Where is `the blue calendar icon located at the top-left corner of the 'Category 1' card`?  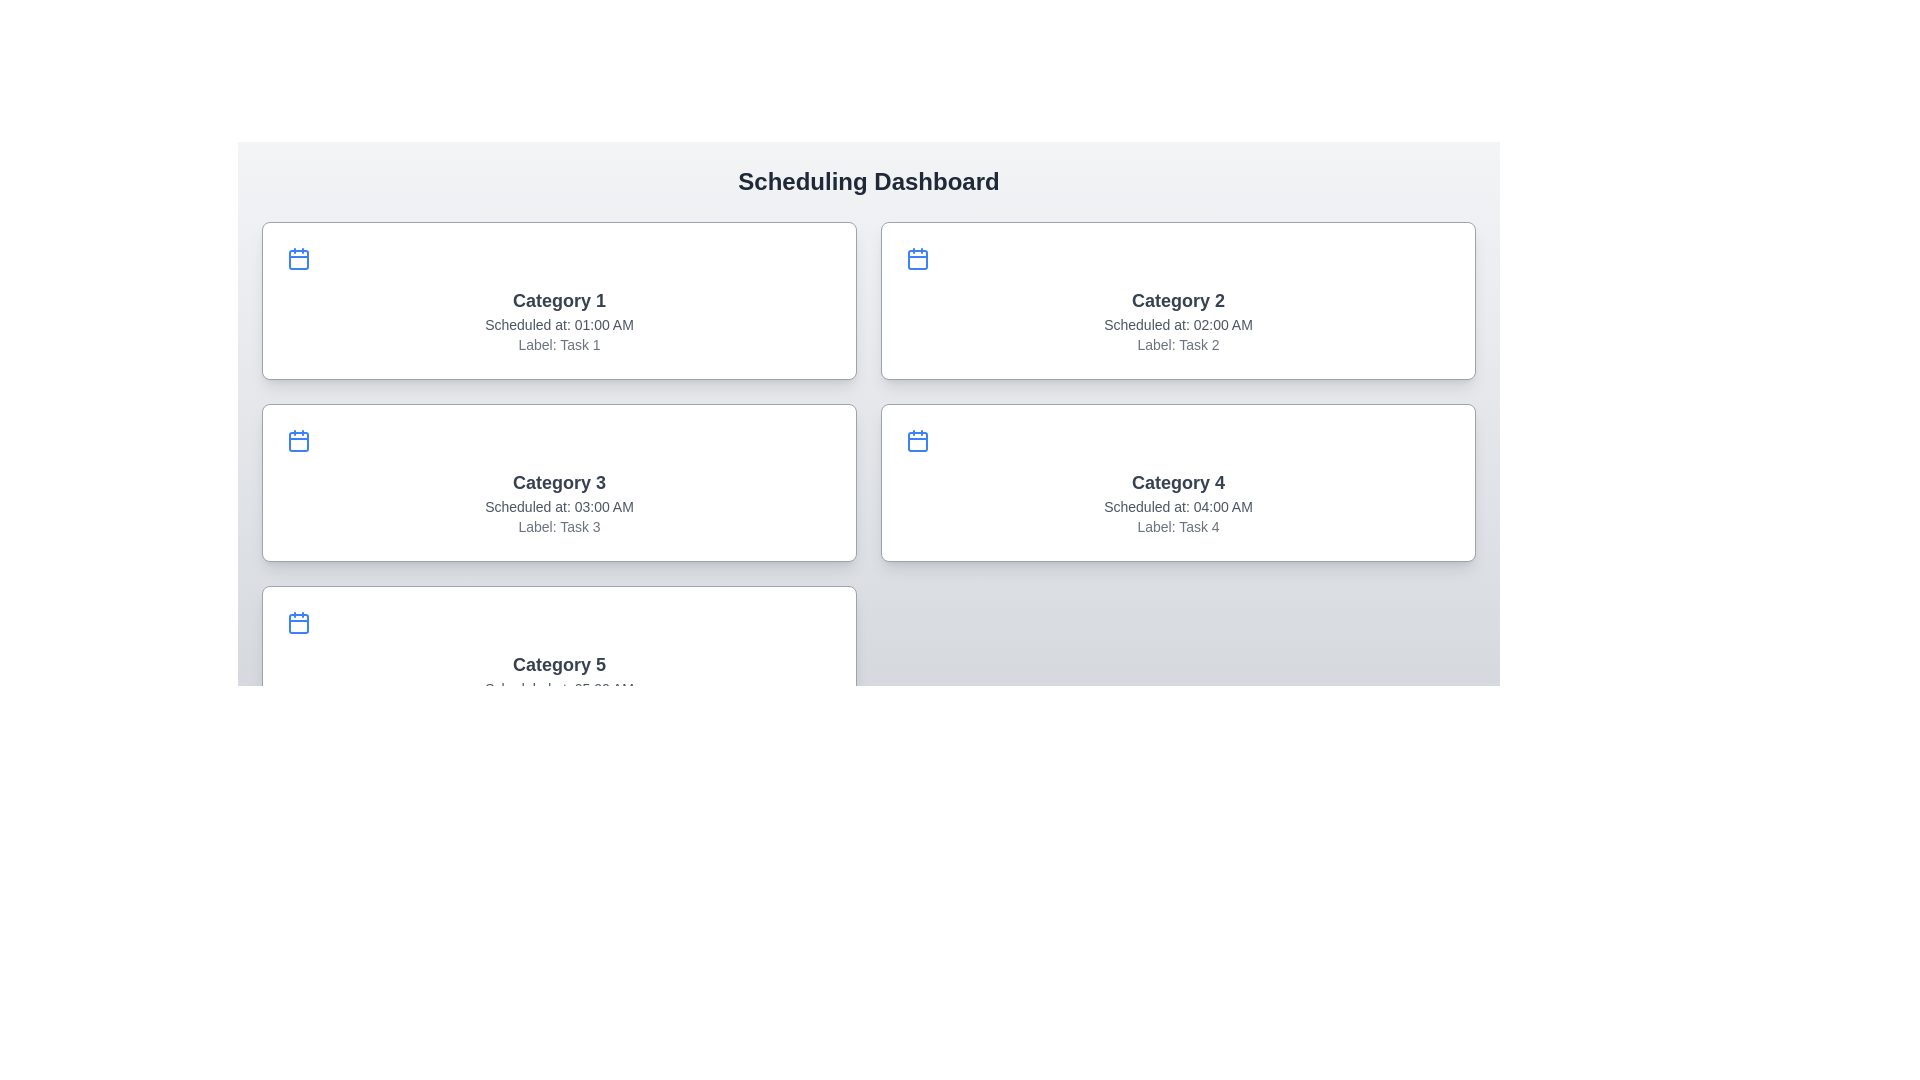
the blue calendar icon located at the top-left corner of the 'Category 1' card is located at coordinates (297, 257).